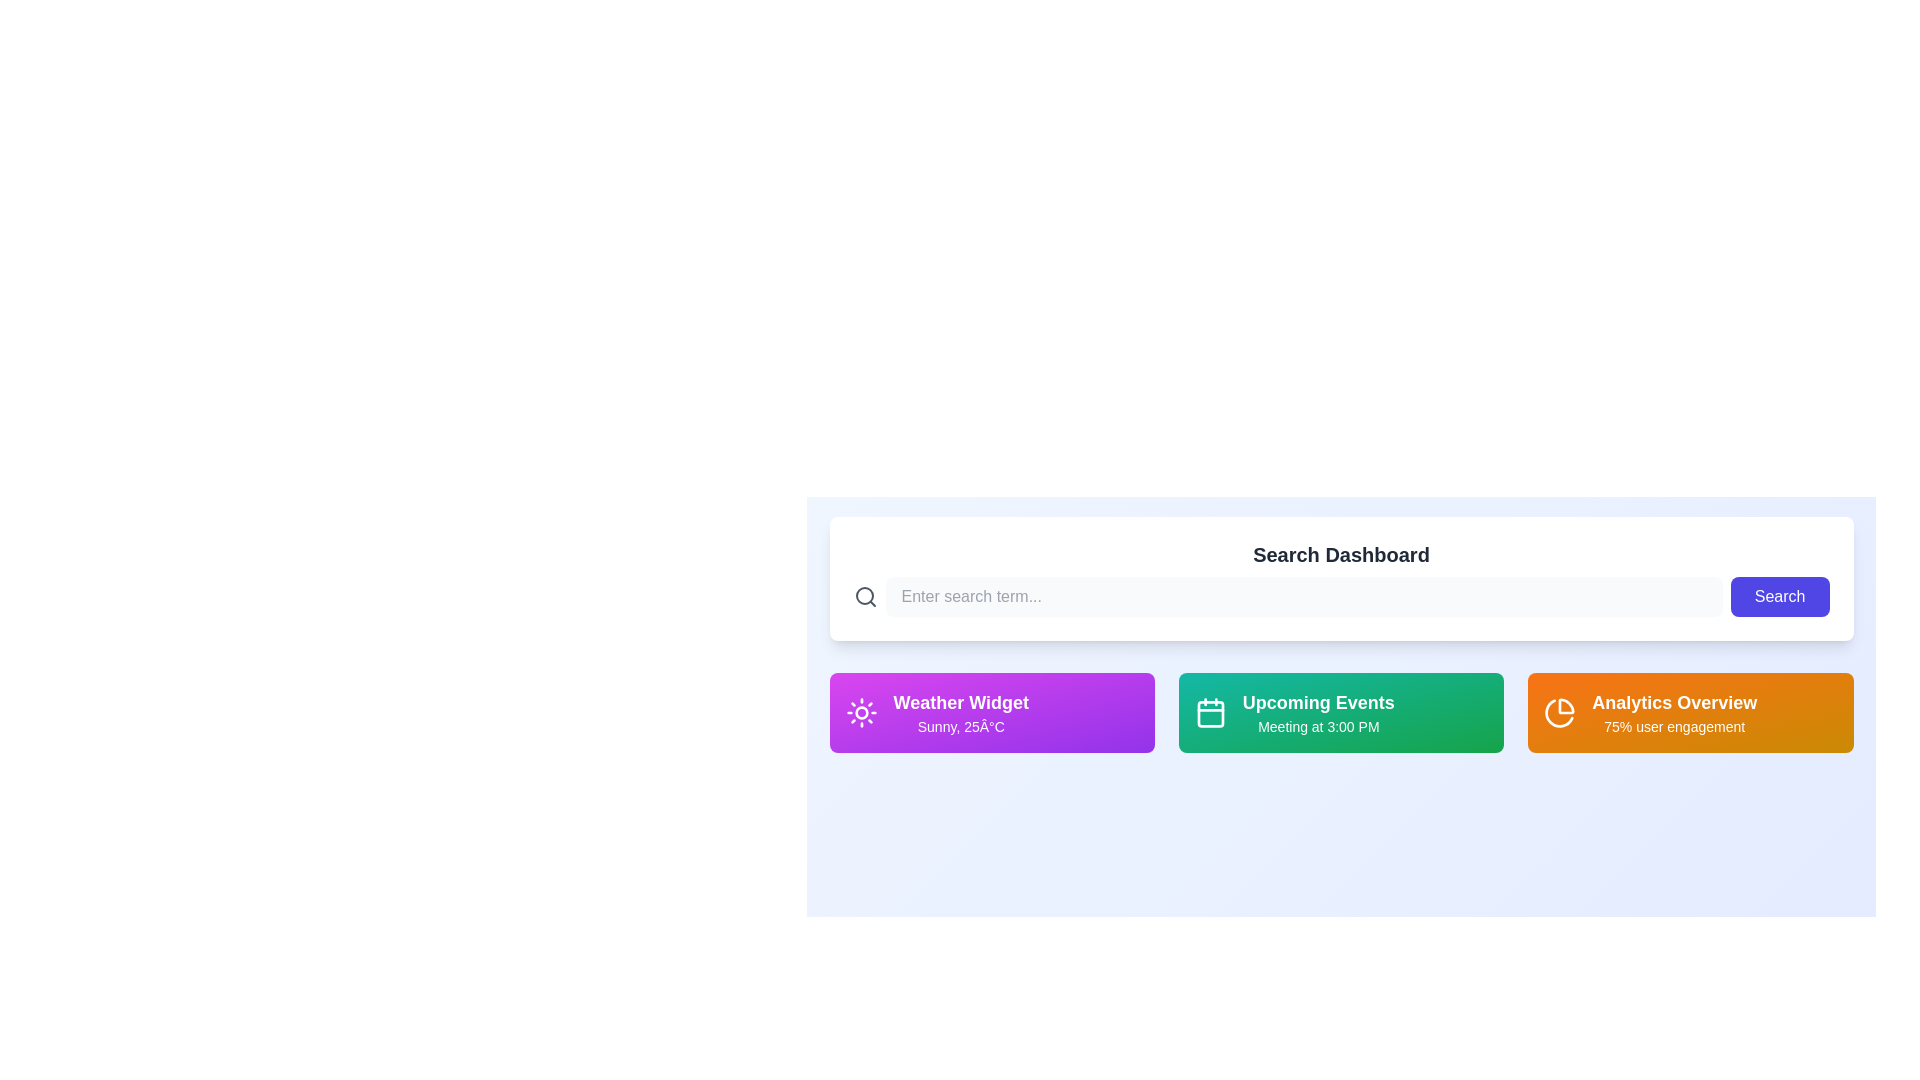 The height and width of the screenshot is (1080, 1920). Describe the element at coordinates (861, 712) in the screenshot. I see `the sunny weather icon within the 'Weather Widget' card, which visually represents sunny weather and is located before the title 'Weather Widget'` at that location.